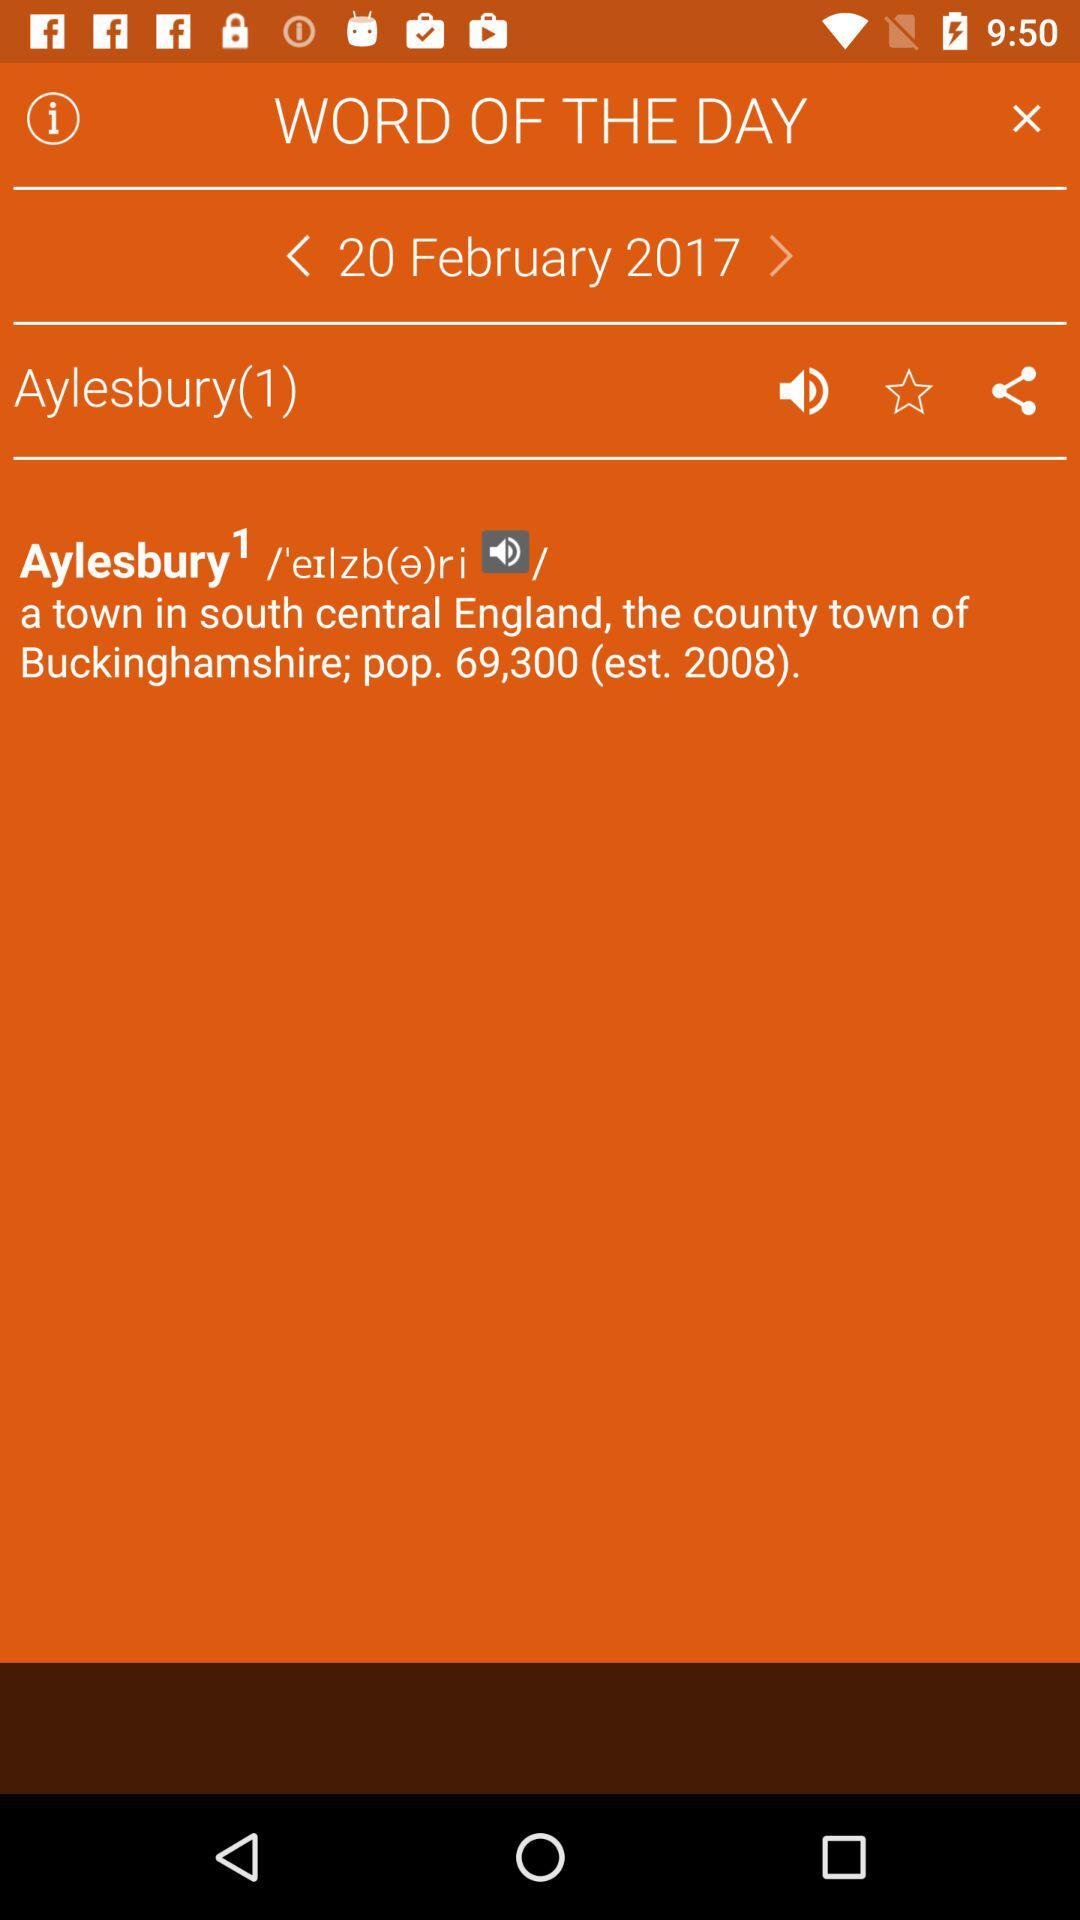 This screenshot has height=1920, width=1080. I want to click on item at the center, so click(540, 1080).